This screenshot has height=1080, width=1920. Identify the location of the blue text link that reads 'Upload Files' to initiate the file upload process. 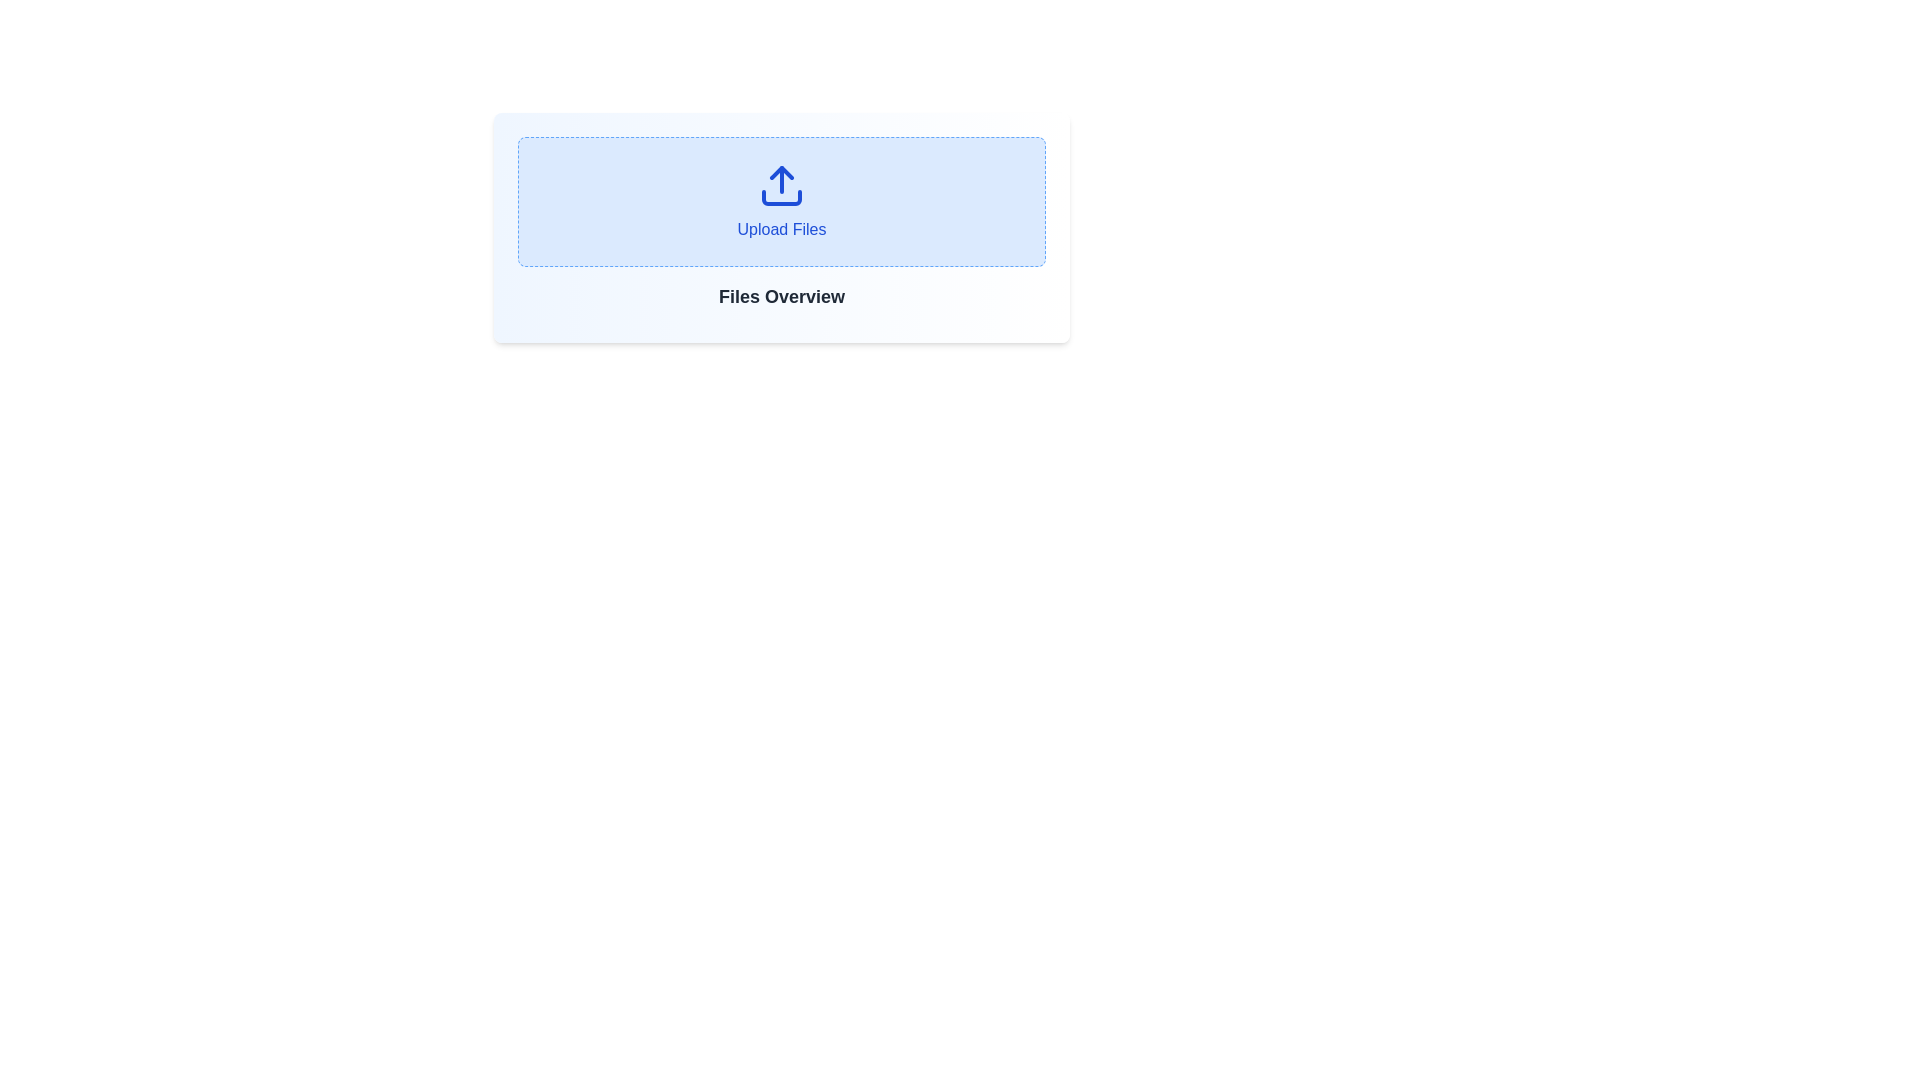
(781, 200).